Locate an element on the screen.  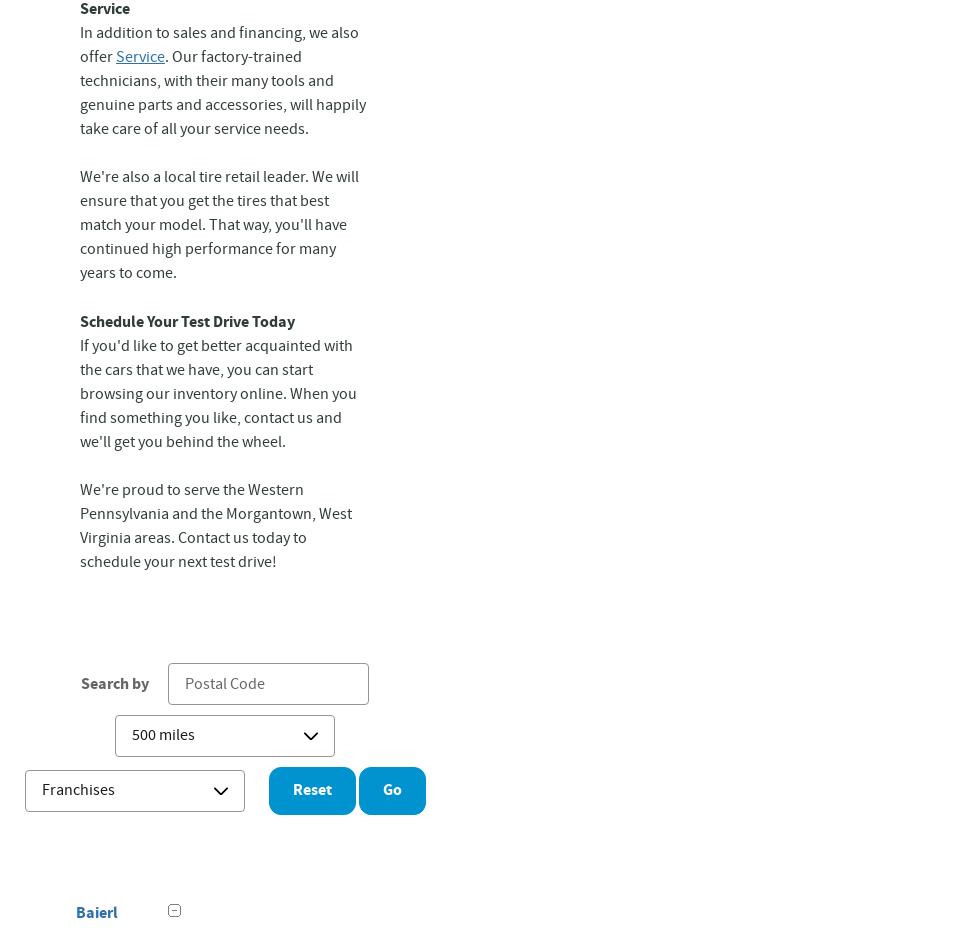
'Schedule Your Test Drive Today' is located at coordinates (187, 320).